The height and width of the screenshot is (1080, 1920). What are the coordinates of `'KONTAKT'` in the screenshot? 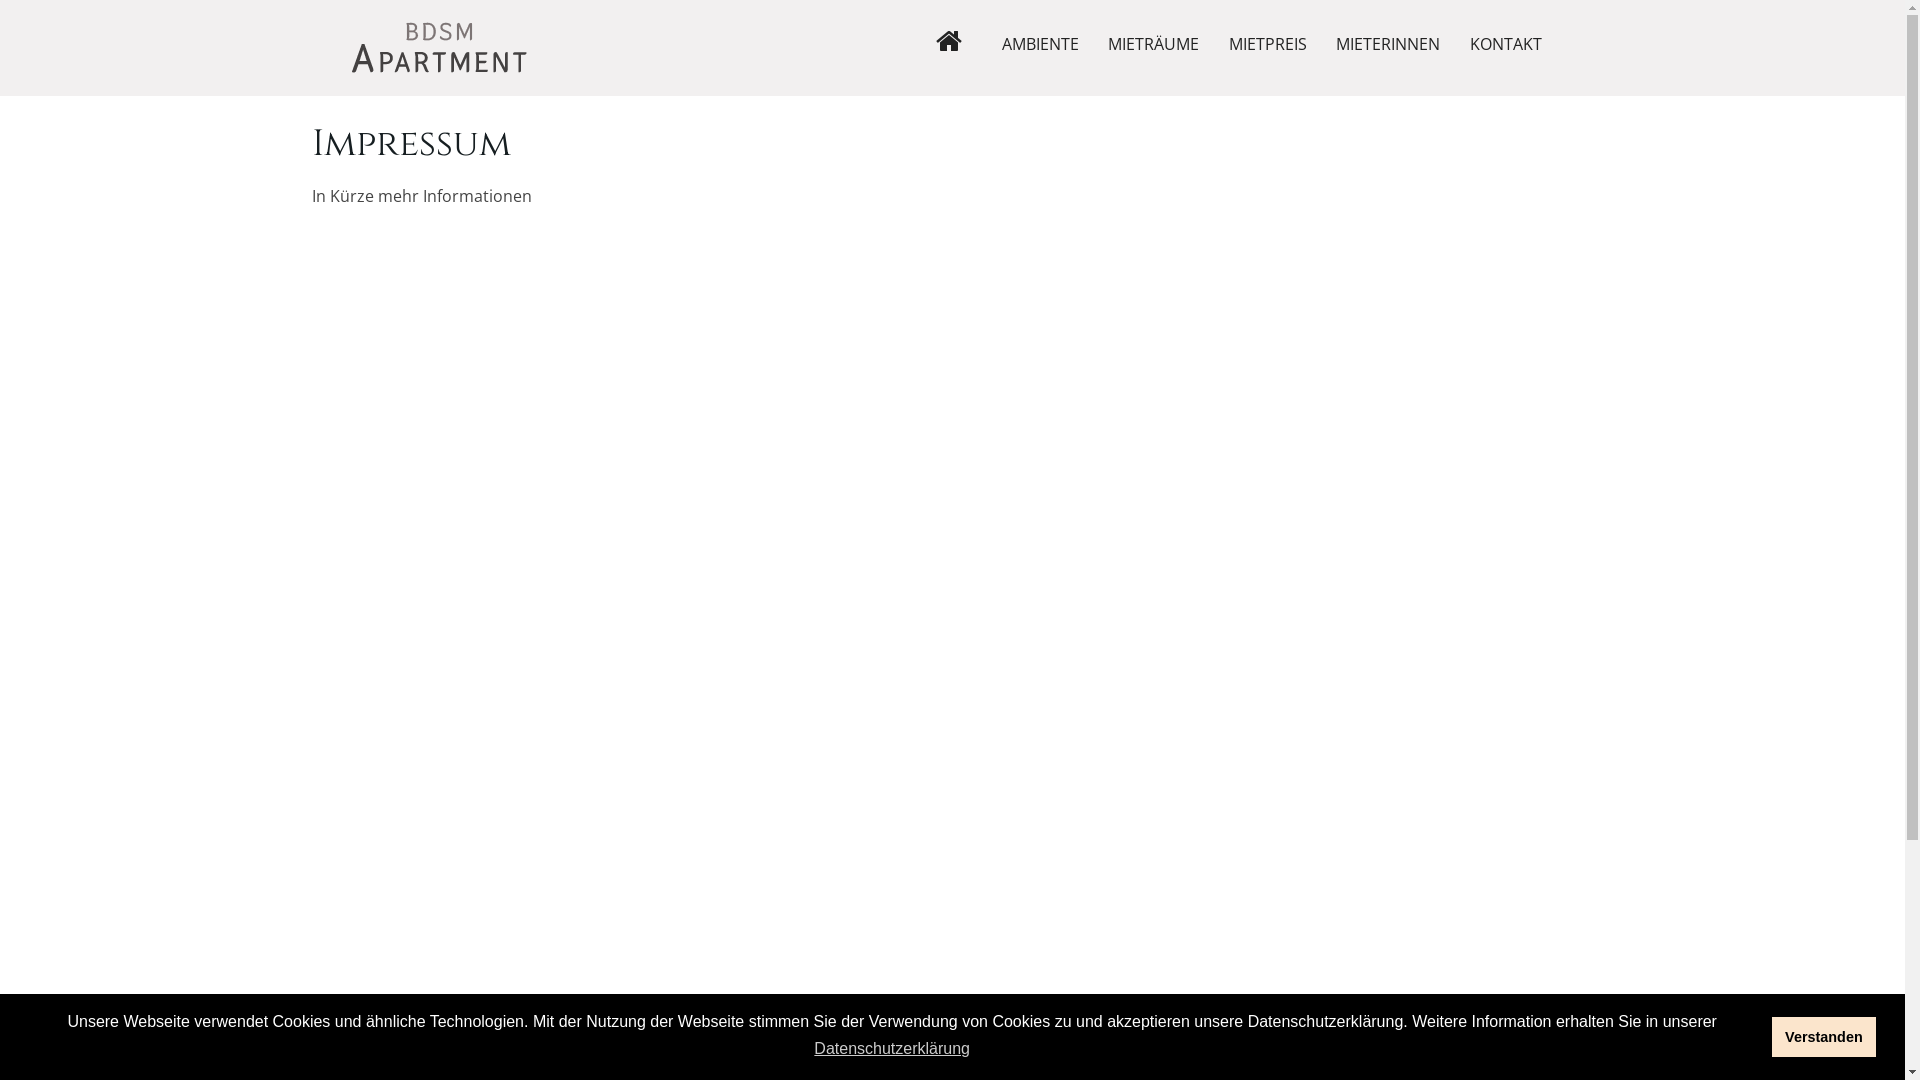 It's located at (1506, 43).